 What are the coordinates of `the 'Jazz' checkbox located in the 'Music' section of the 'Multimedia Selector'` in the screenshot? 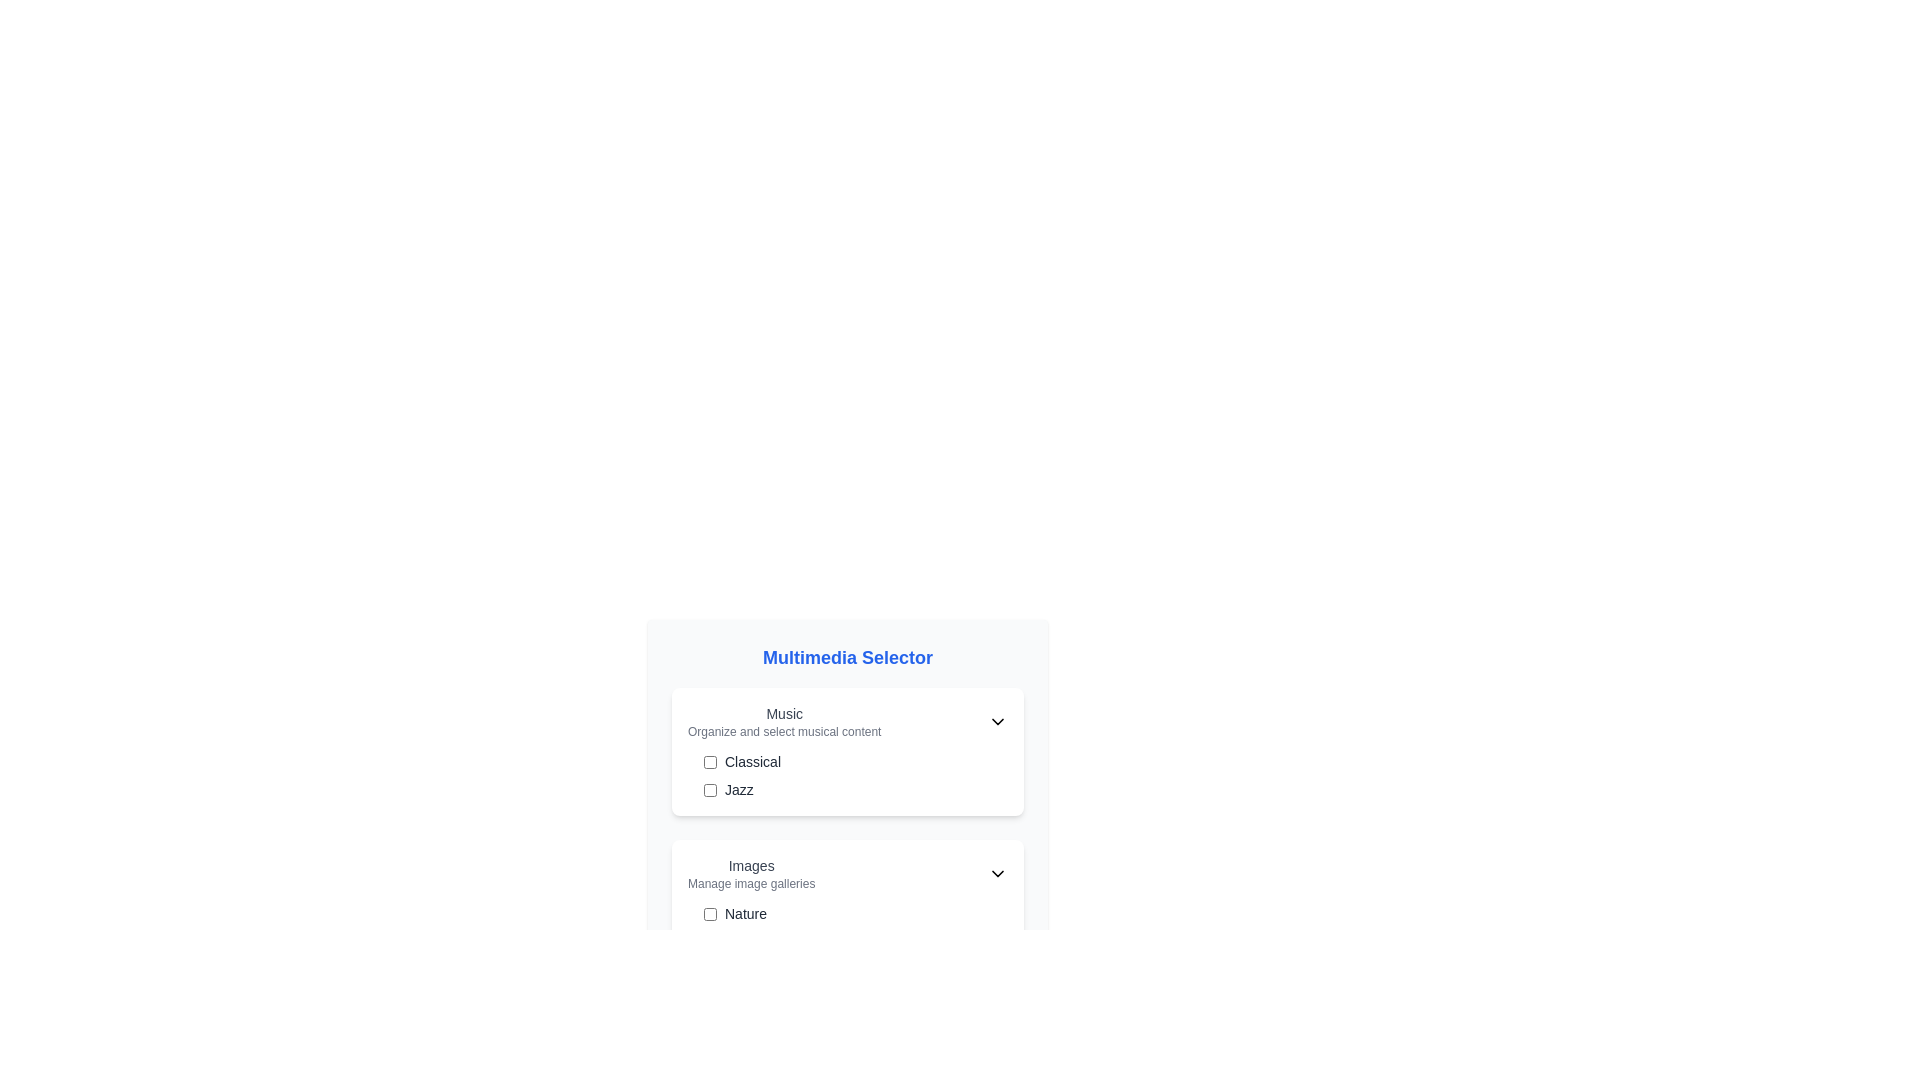 It's located at (710, 789).